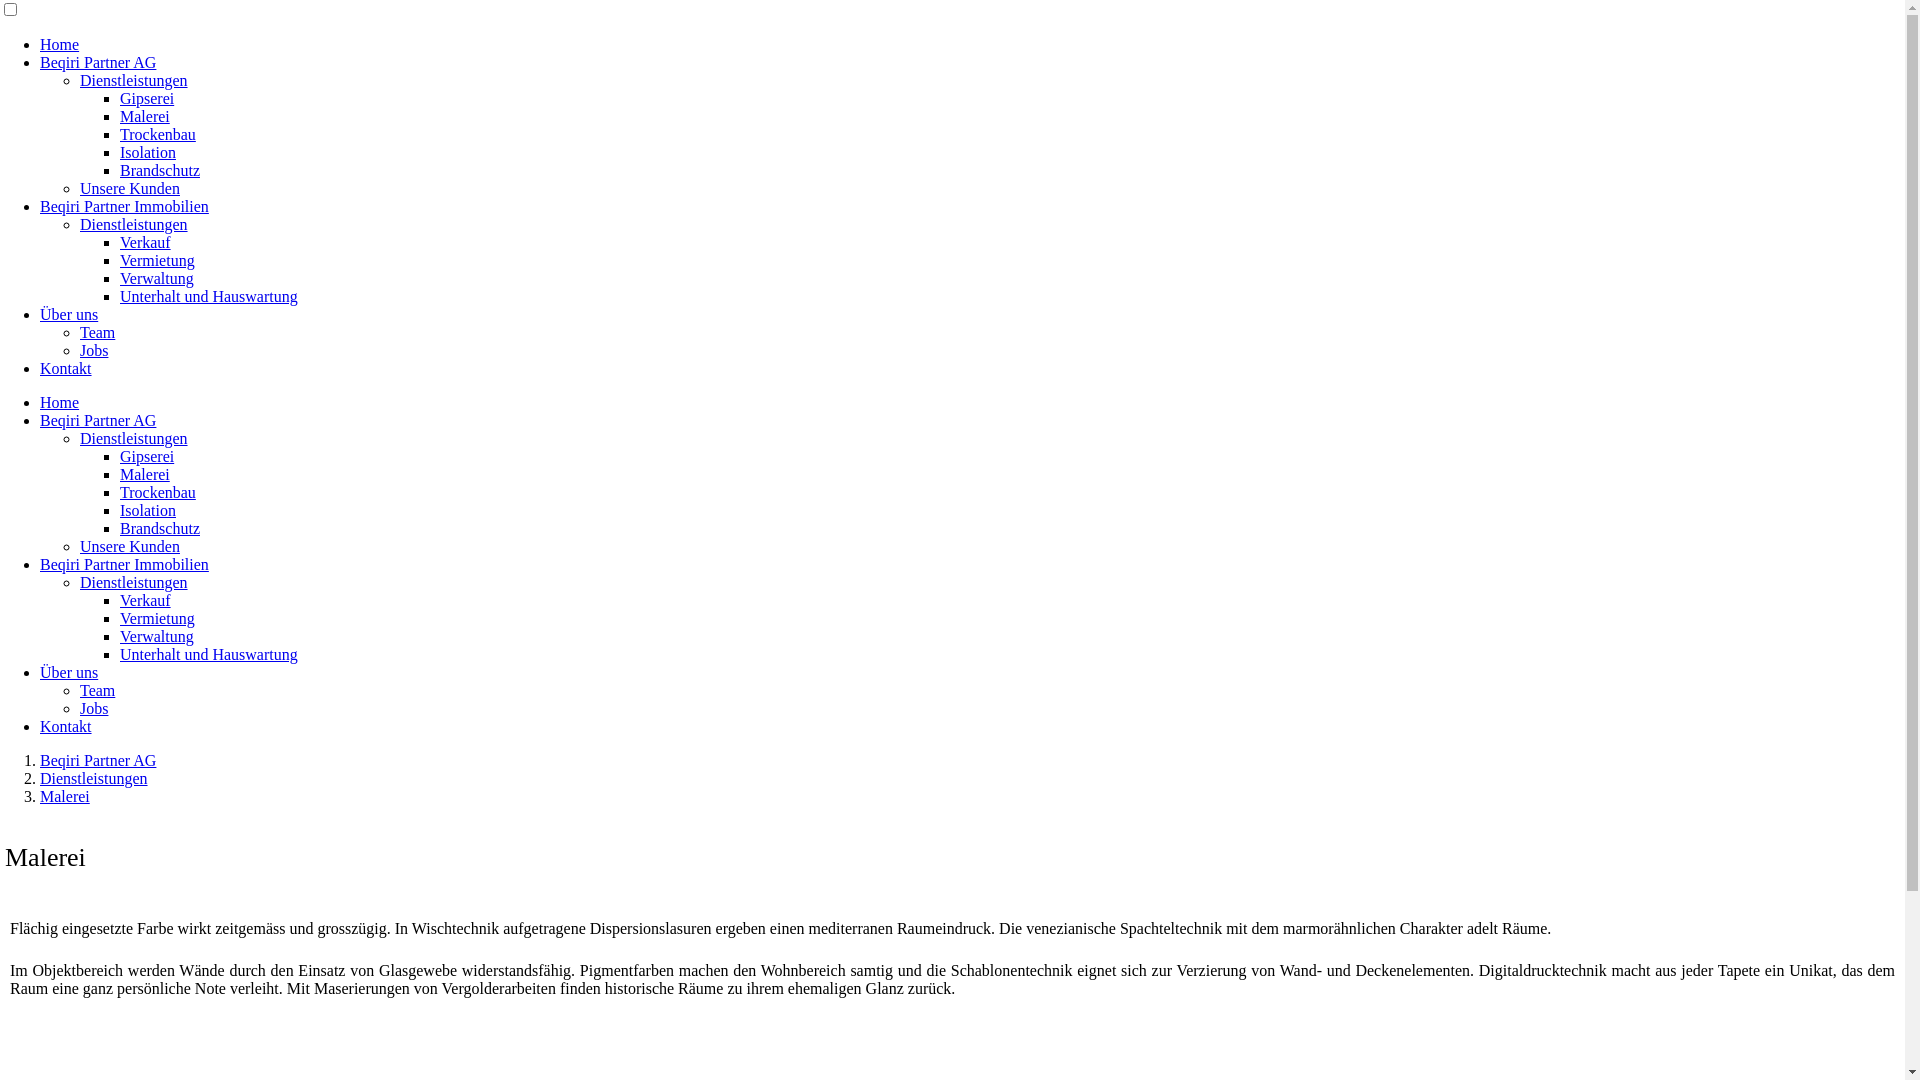 This screenshot has height=1080, width=1920. What do you see at coordinates (66, 368) in the screenshot?
I see `'Kontakt'` at bounding box center [66, 368].